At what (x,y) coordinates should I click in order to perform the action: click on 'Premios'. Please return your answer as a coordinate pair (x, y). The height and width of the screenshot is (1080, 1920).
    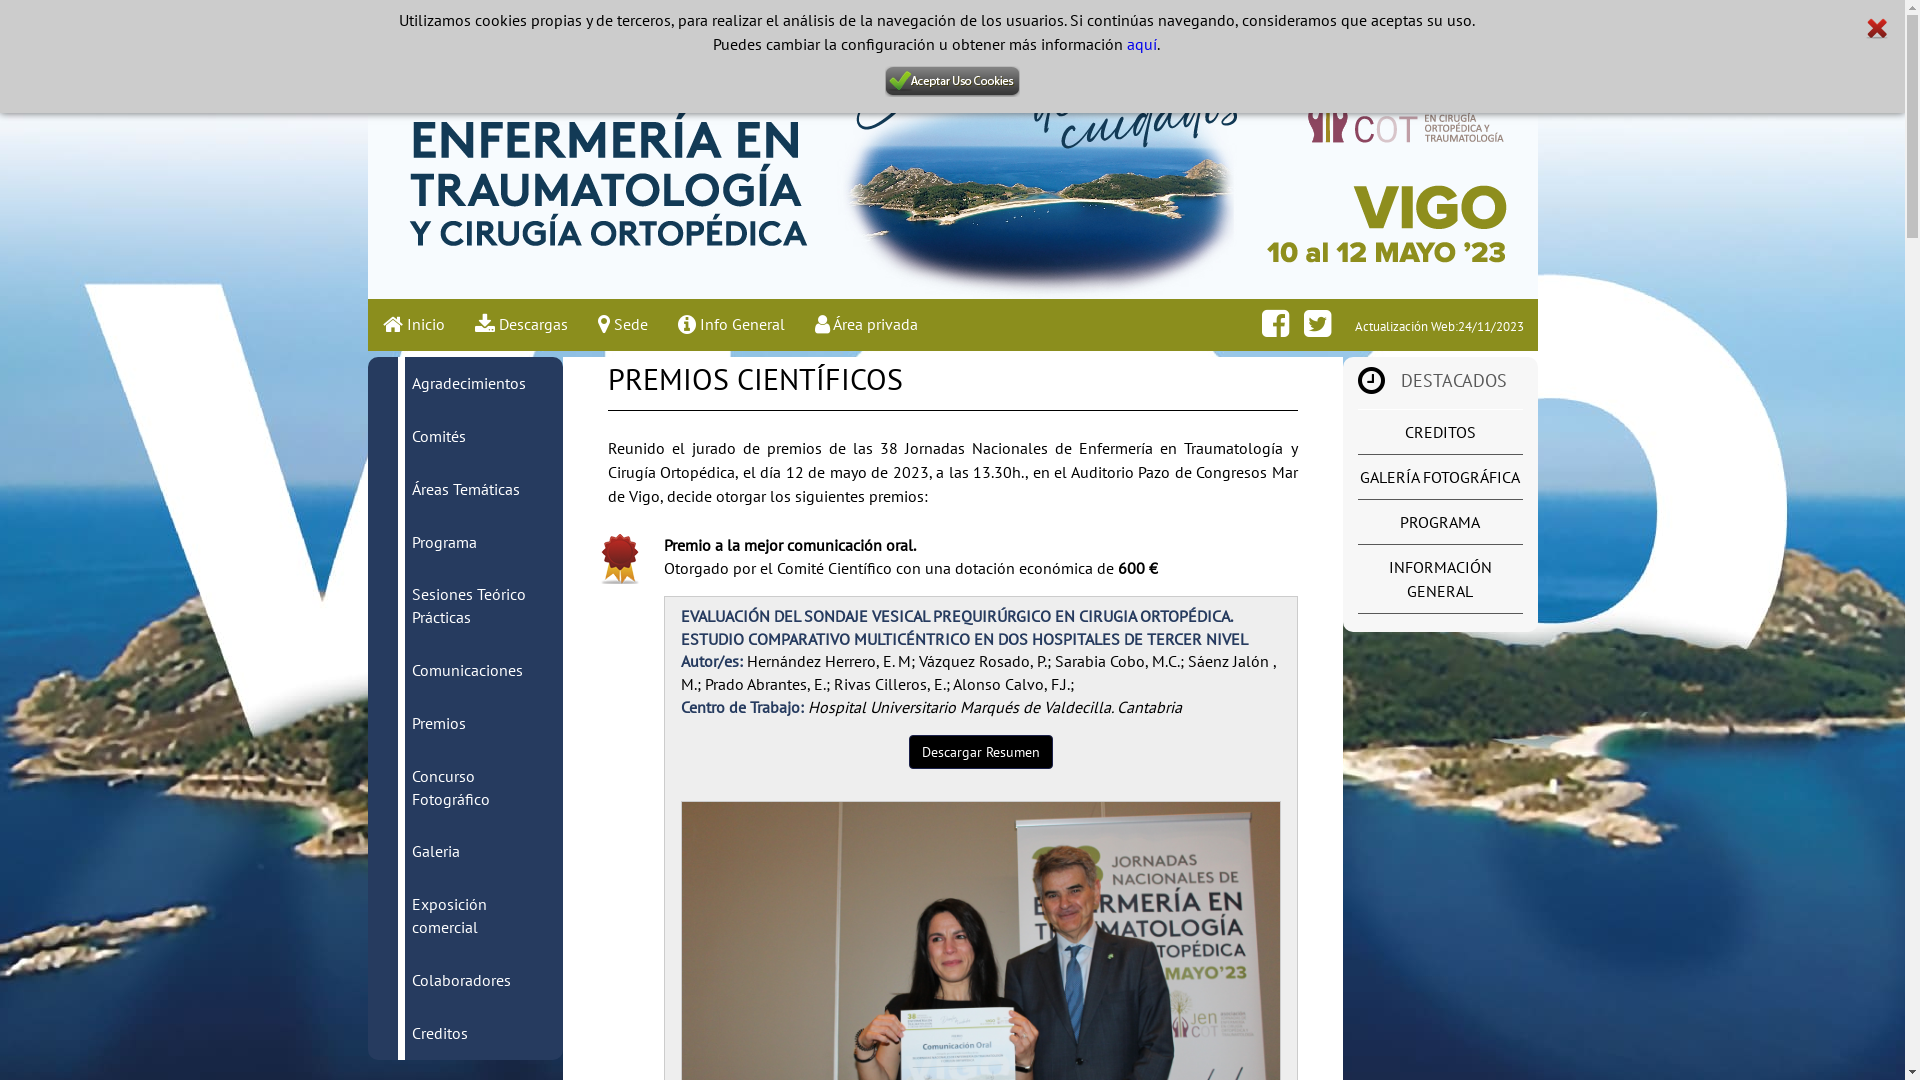
    Looking at the image, I should click on (437, 722).